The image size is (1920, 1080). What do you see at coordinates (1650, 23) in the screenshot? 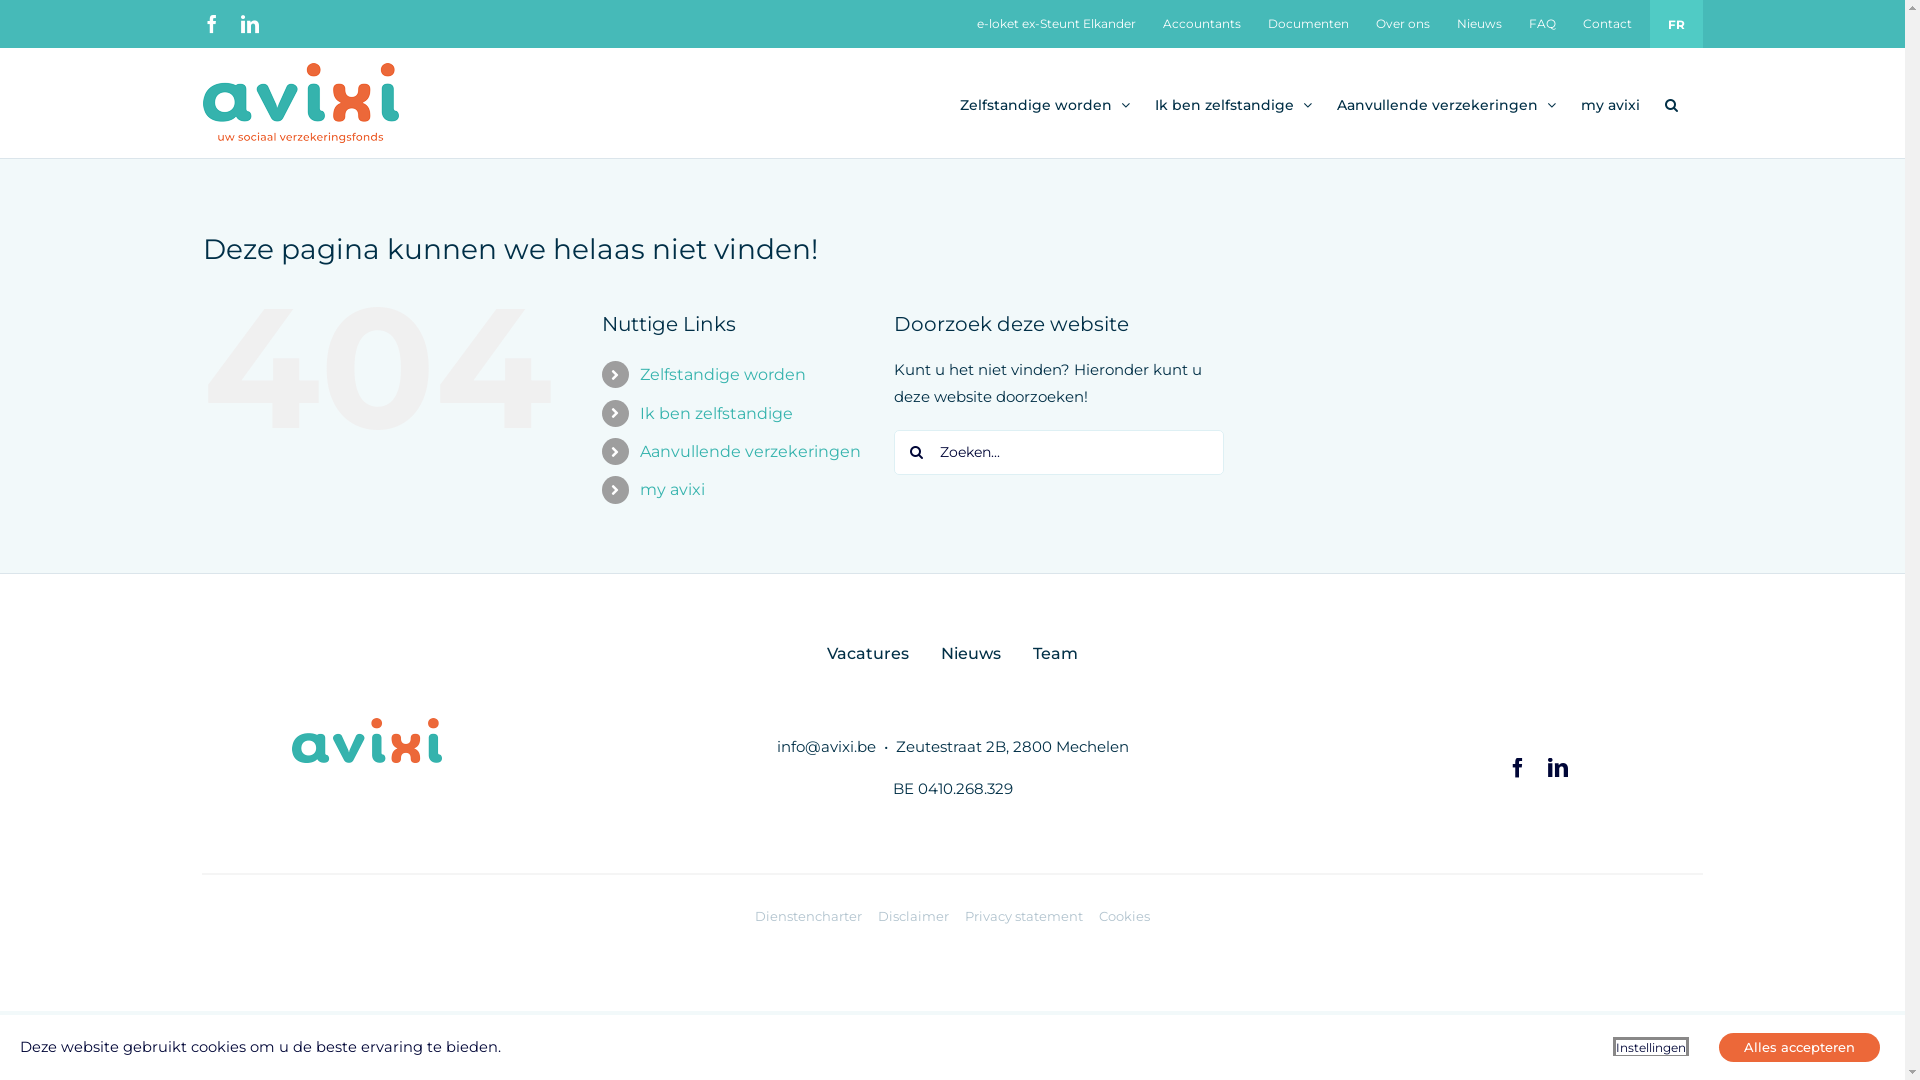
I see `'FR'` at bounding box center [1650, 23].